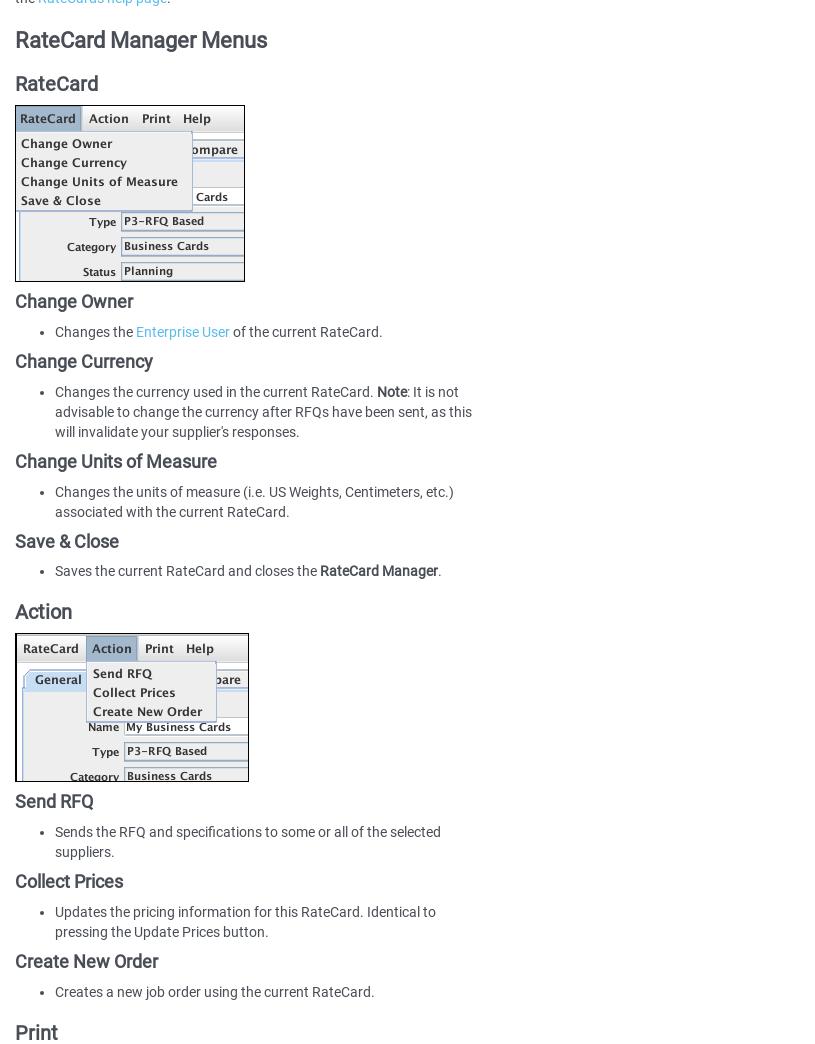  What do you see at coordinates (13, 960) in the screenshot?
I see `'Create New Order'` at bounding box center [13, 960].